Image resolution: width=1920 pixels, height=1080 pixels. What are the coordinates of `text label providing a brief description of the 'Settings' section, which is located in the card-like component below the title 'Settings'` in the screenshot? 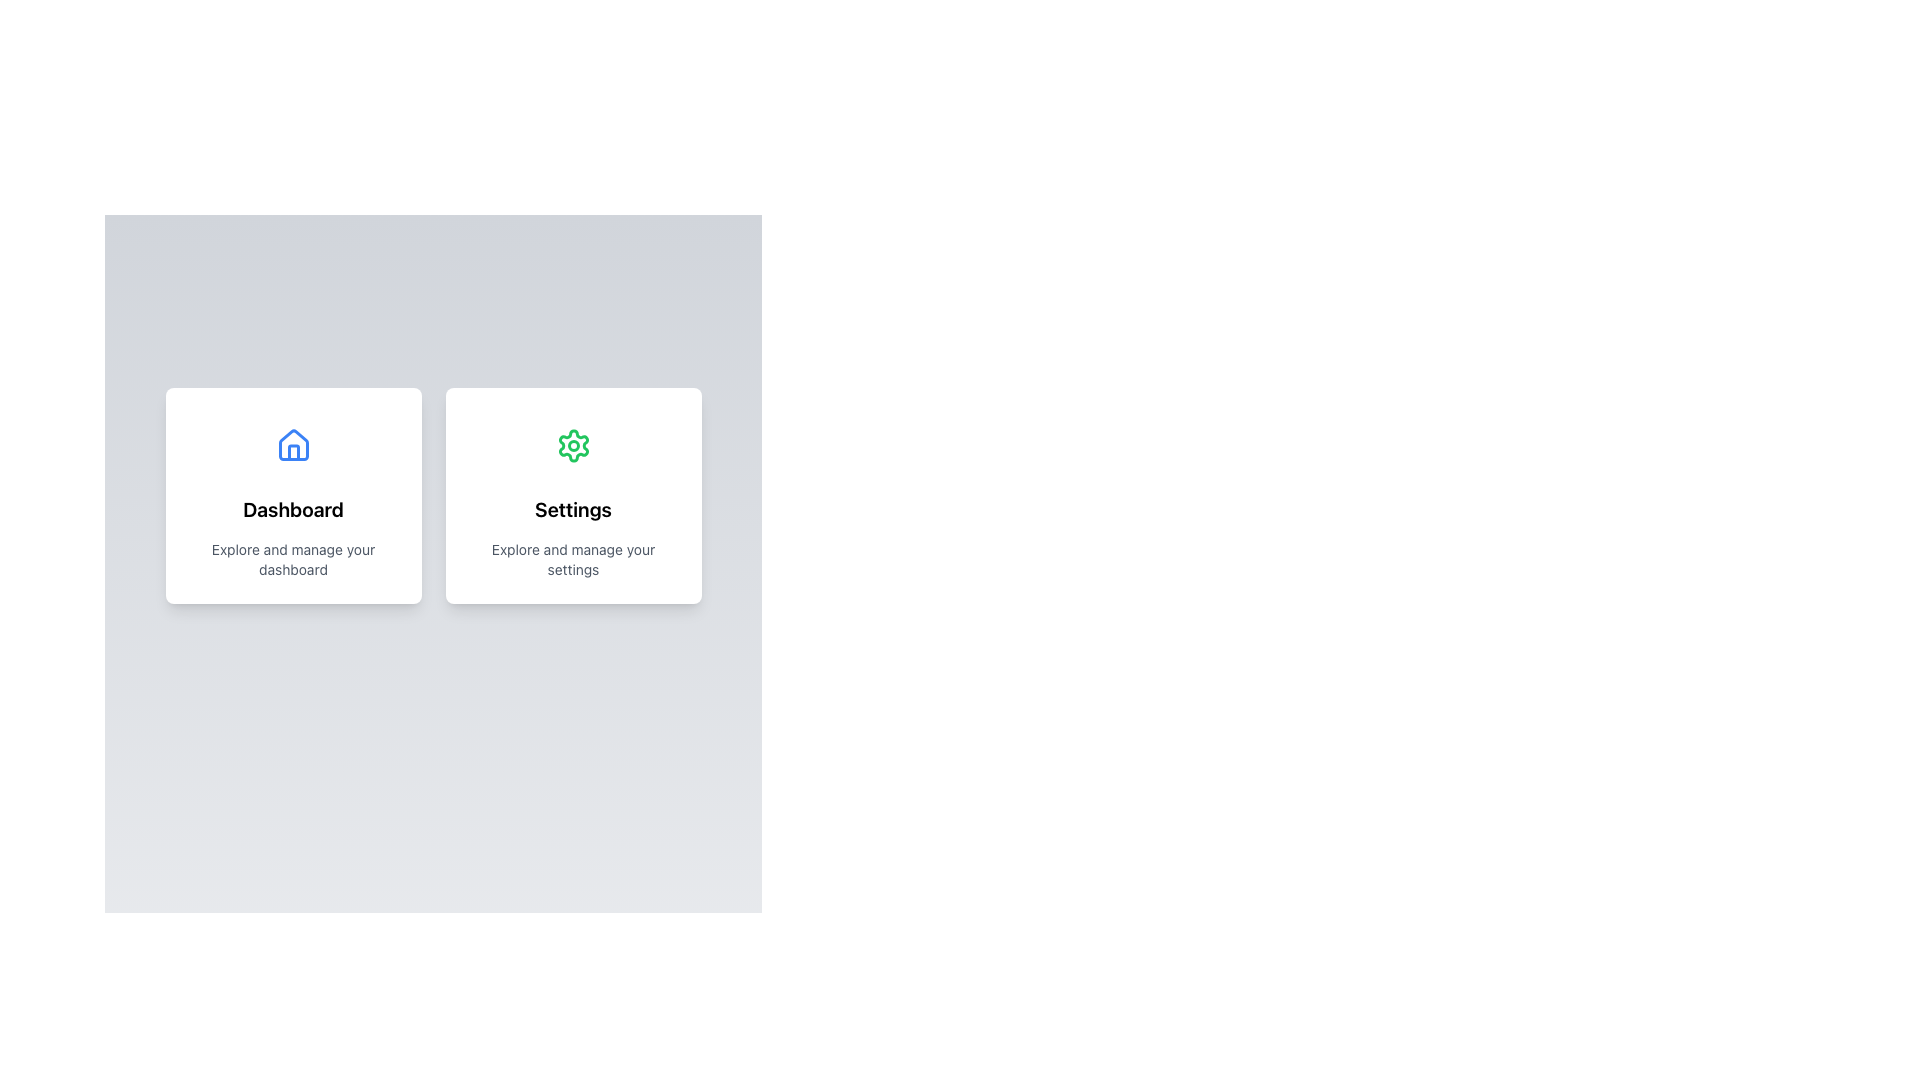 It's located at (572, 559).